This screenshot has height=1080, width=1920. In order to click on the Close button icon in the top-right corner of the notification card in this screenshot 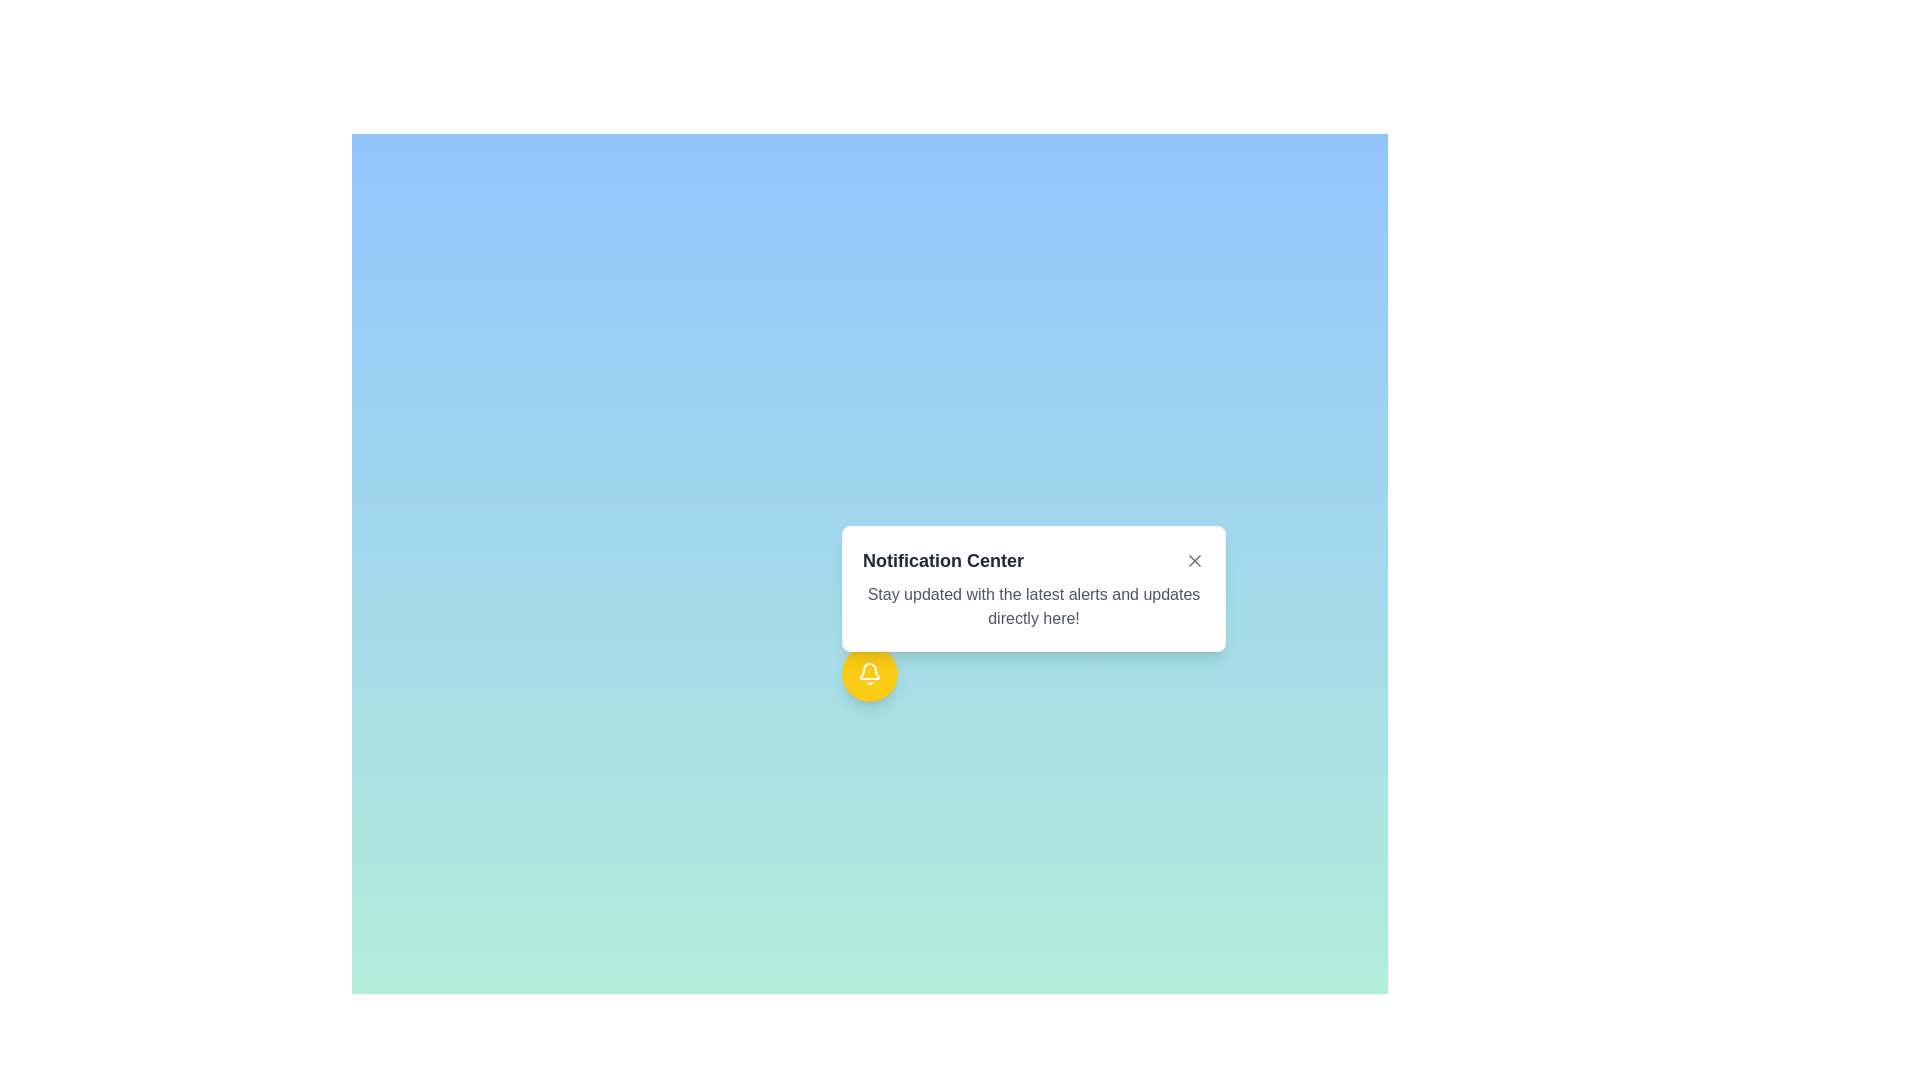, I will do `click(1195, 560)`.